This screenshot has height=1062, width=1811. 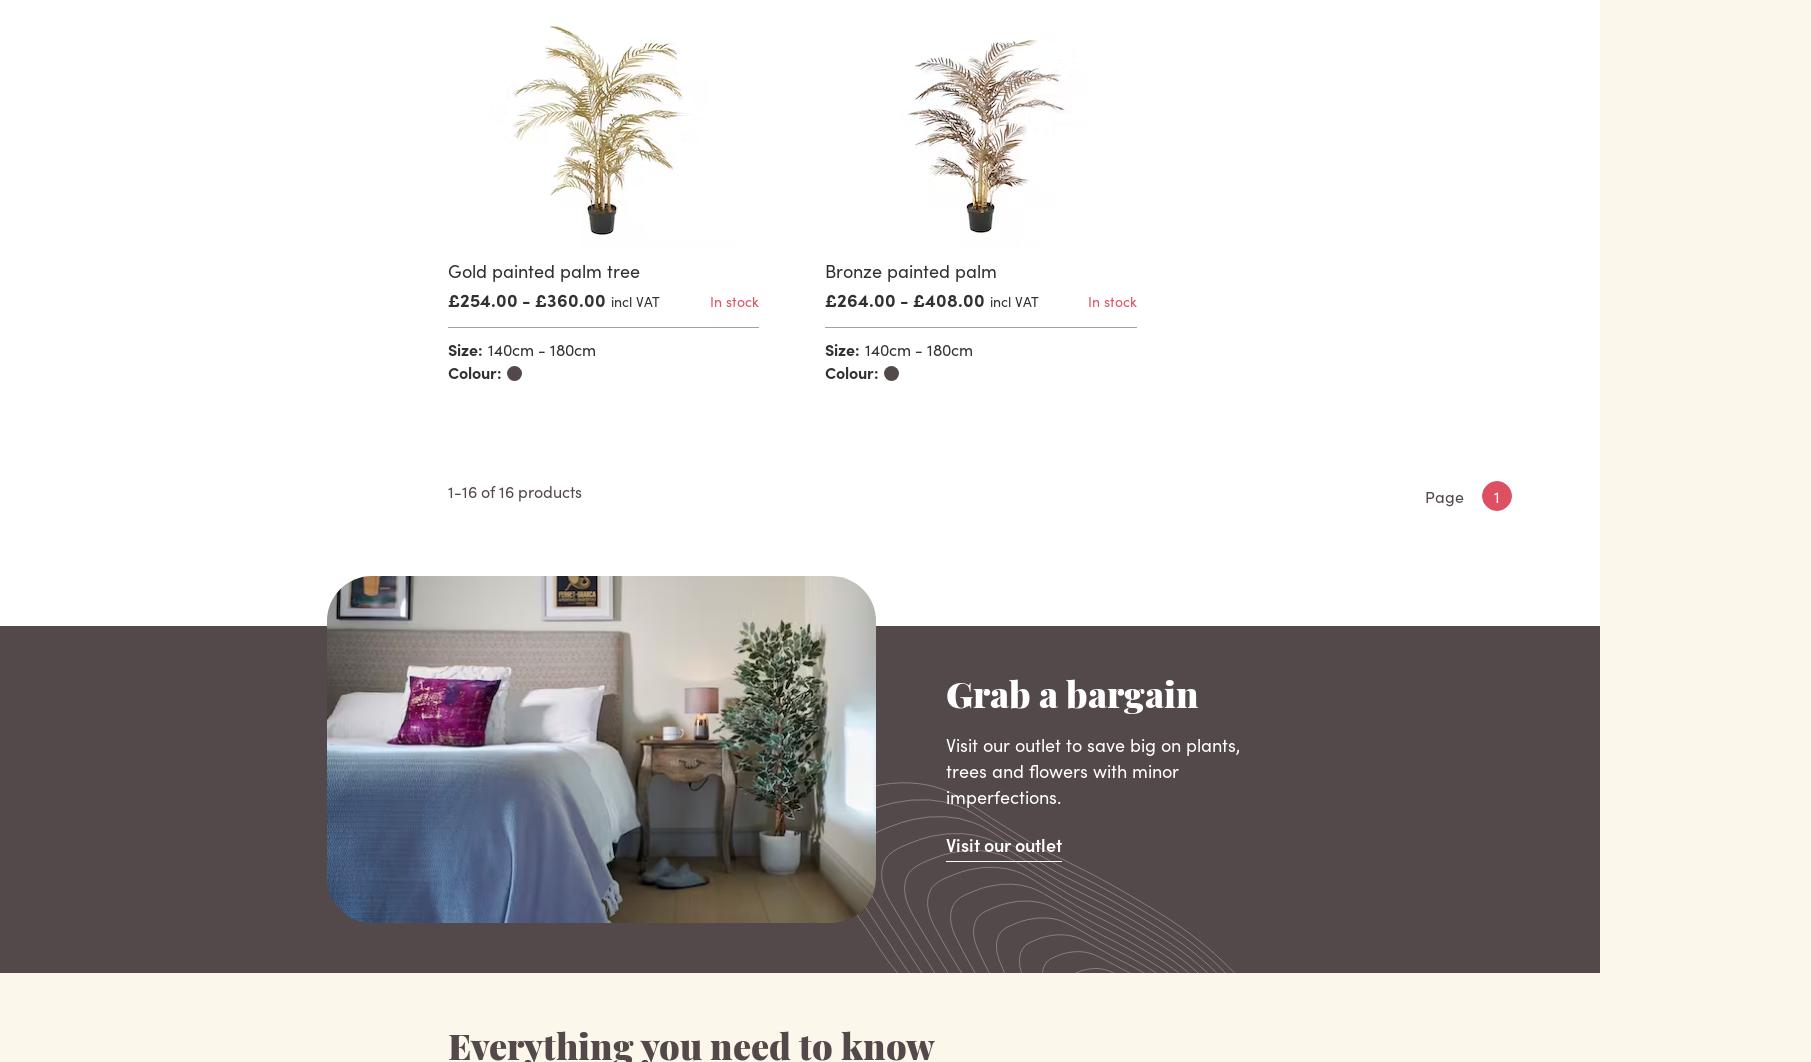 I want to click on 'Grab a bargain', so click(x=1071, y=699).